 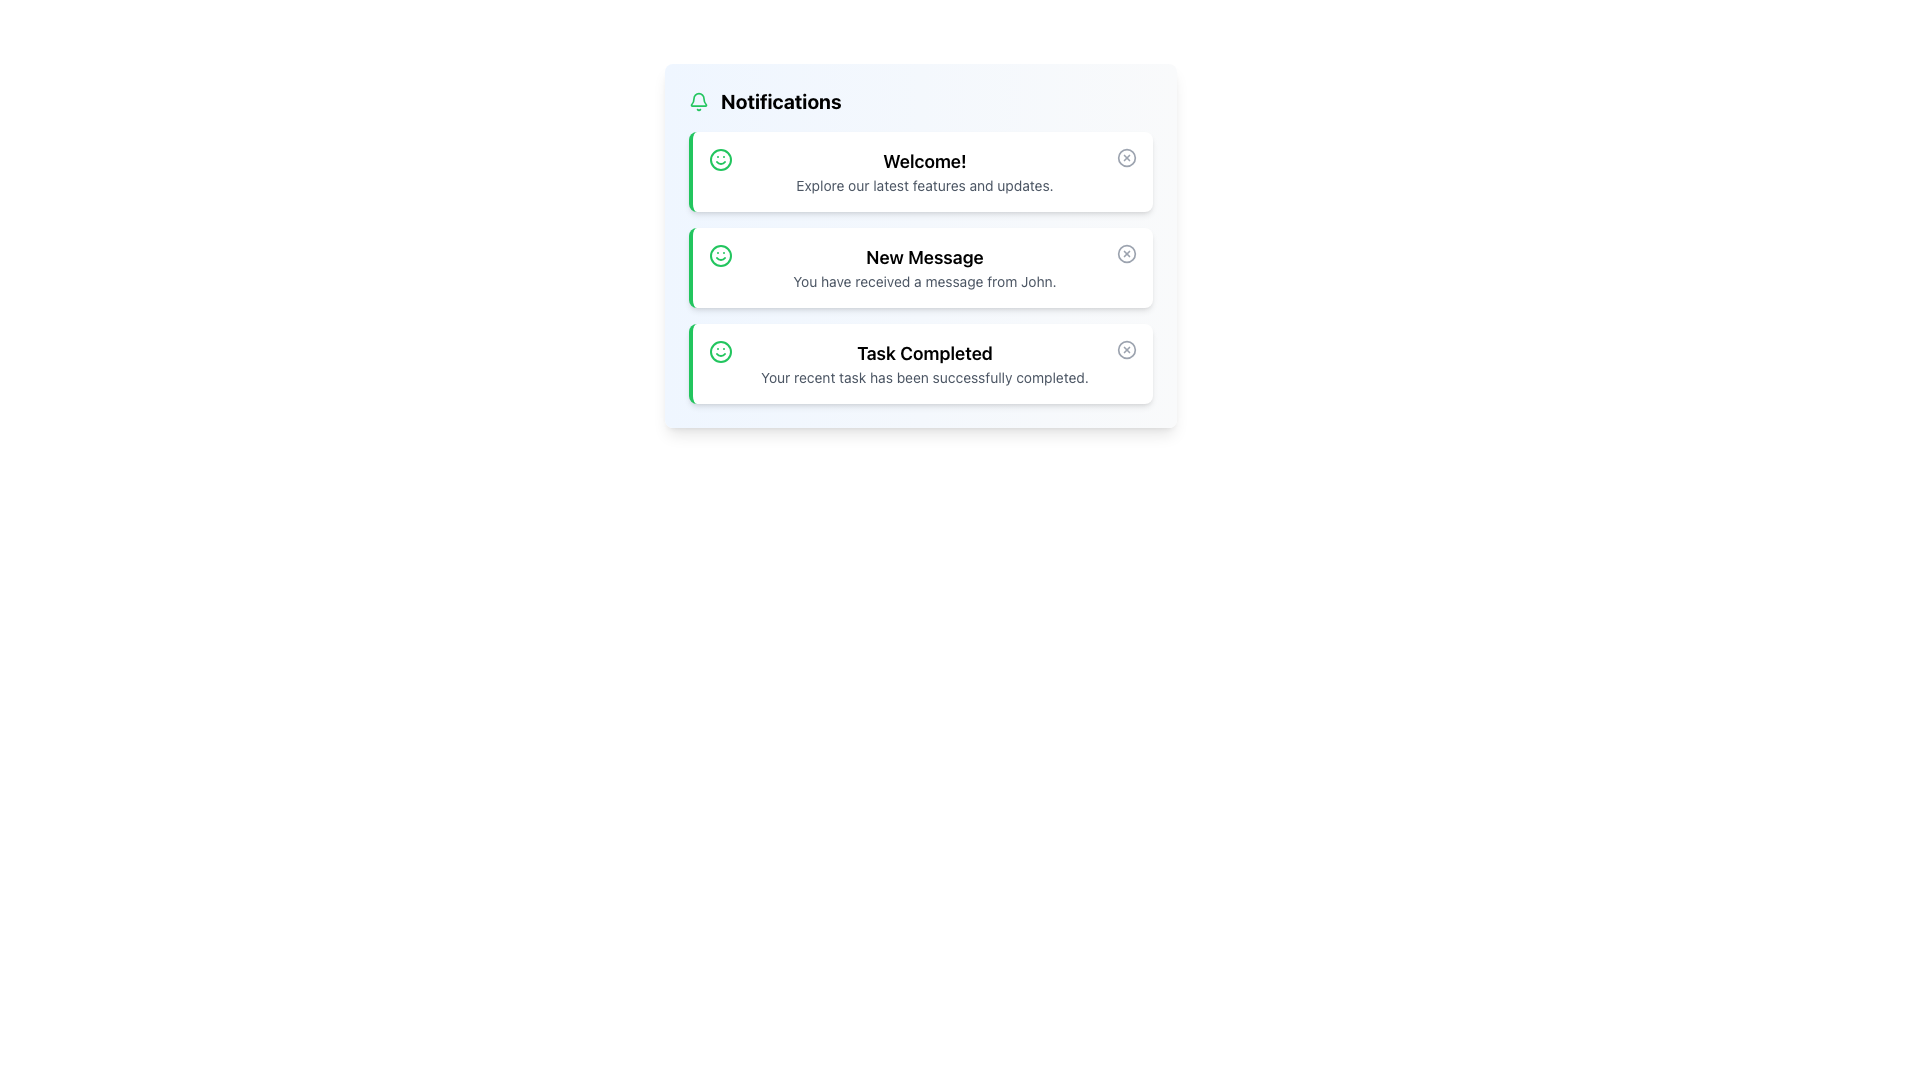 I want to click on the styling of the static text label that serves as a summary title for the notification, located in the middle section of the notification area, specifically within the third notification card from the top, so click(x=924, y=353).